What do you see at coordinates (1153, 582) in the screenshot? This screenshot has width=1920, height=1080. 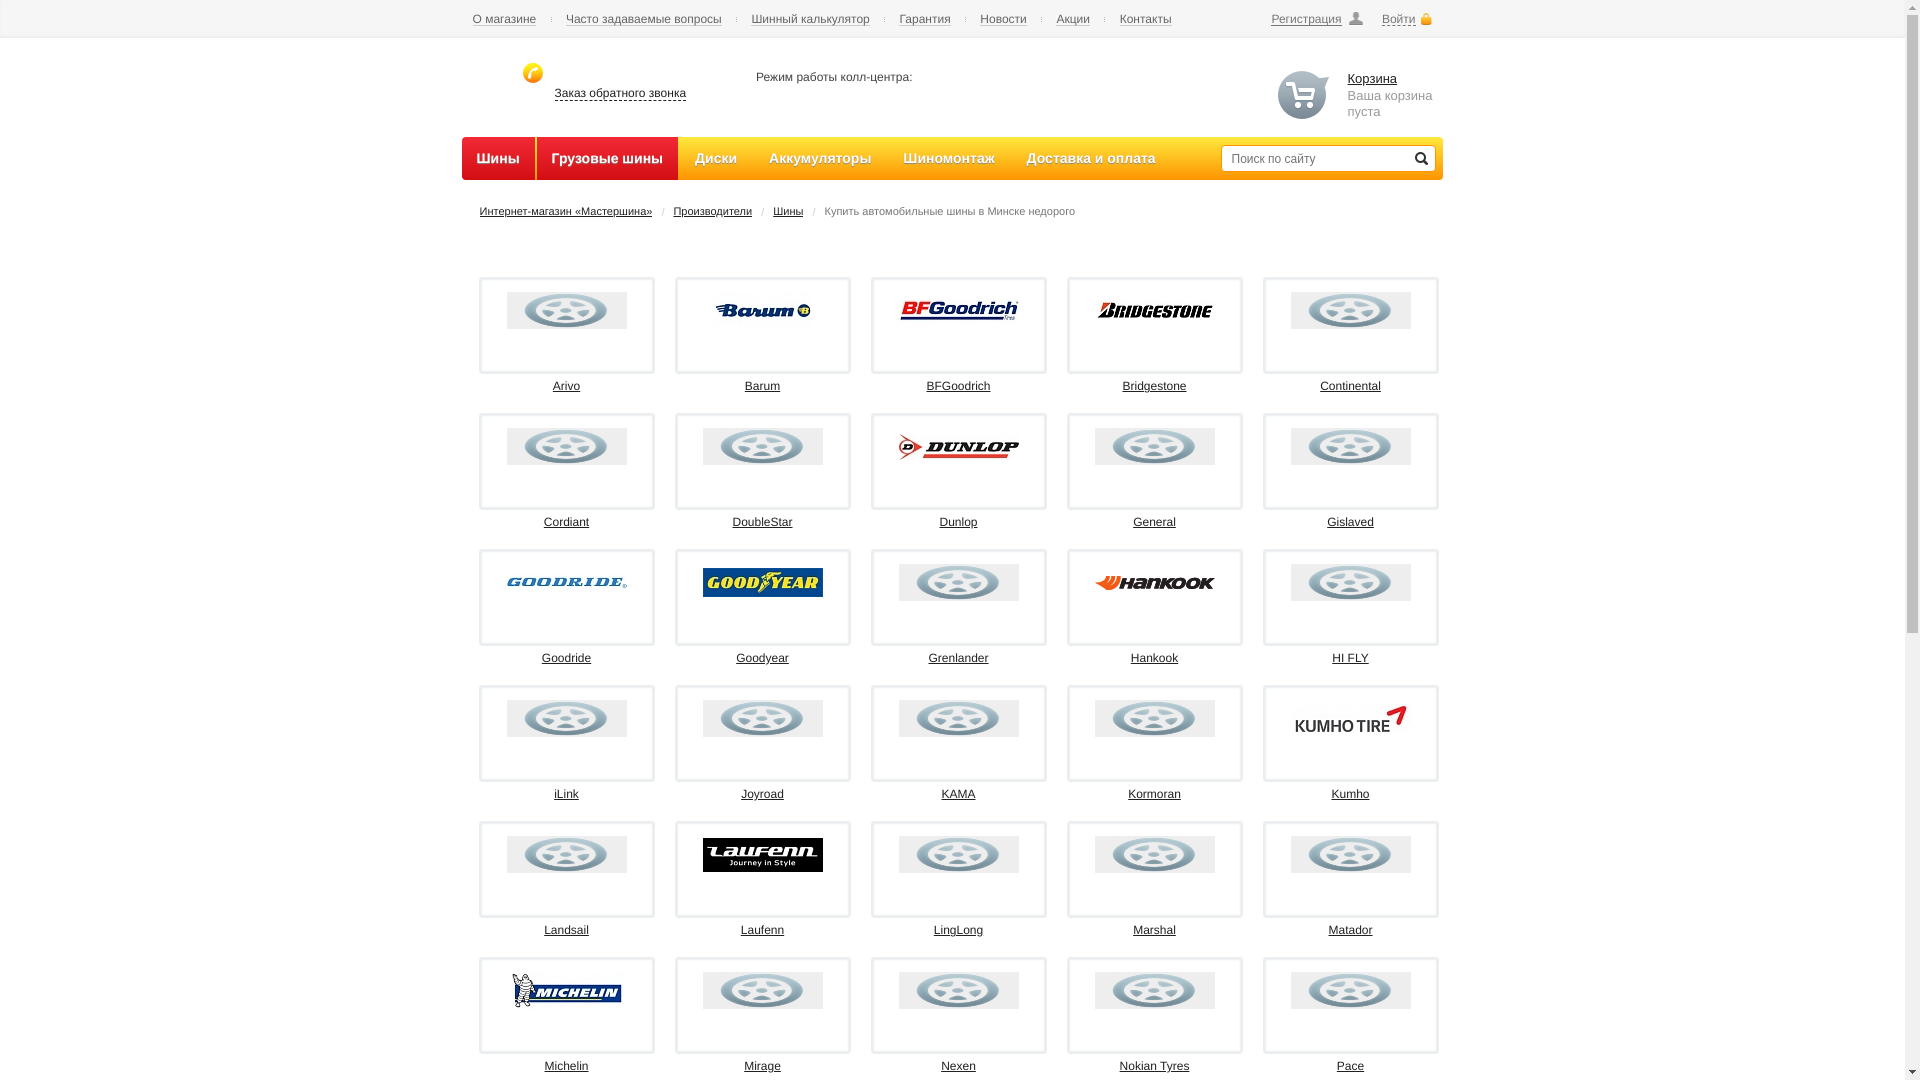 I see `'Hankook'` at bounding box center [1153, 582].